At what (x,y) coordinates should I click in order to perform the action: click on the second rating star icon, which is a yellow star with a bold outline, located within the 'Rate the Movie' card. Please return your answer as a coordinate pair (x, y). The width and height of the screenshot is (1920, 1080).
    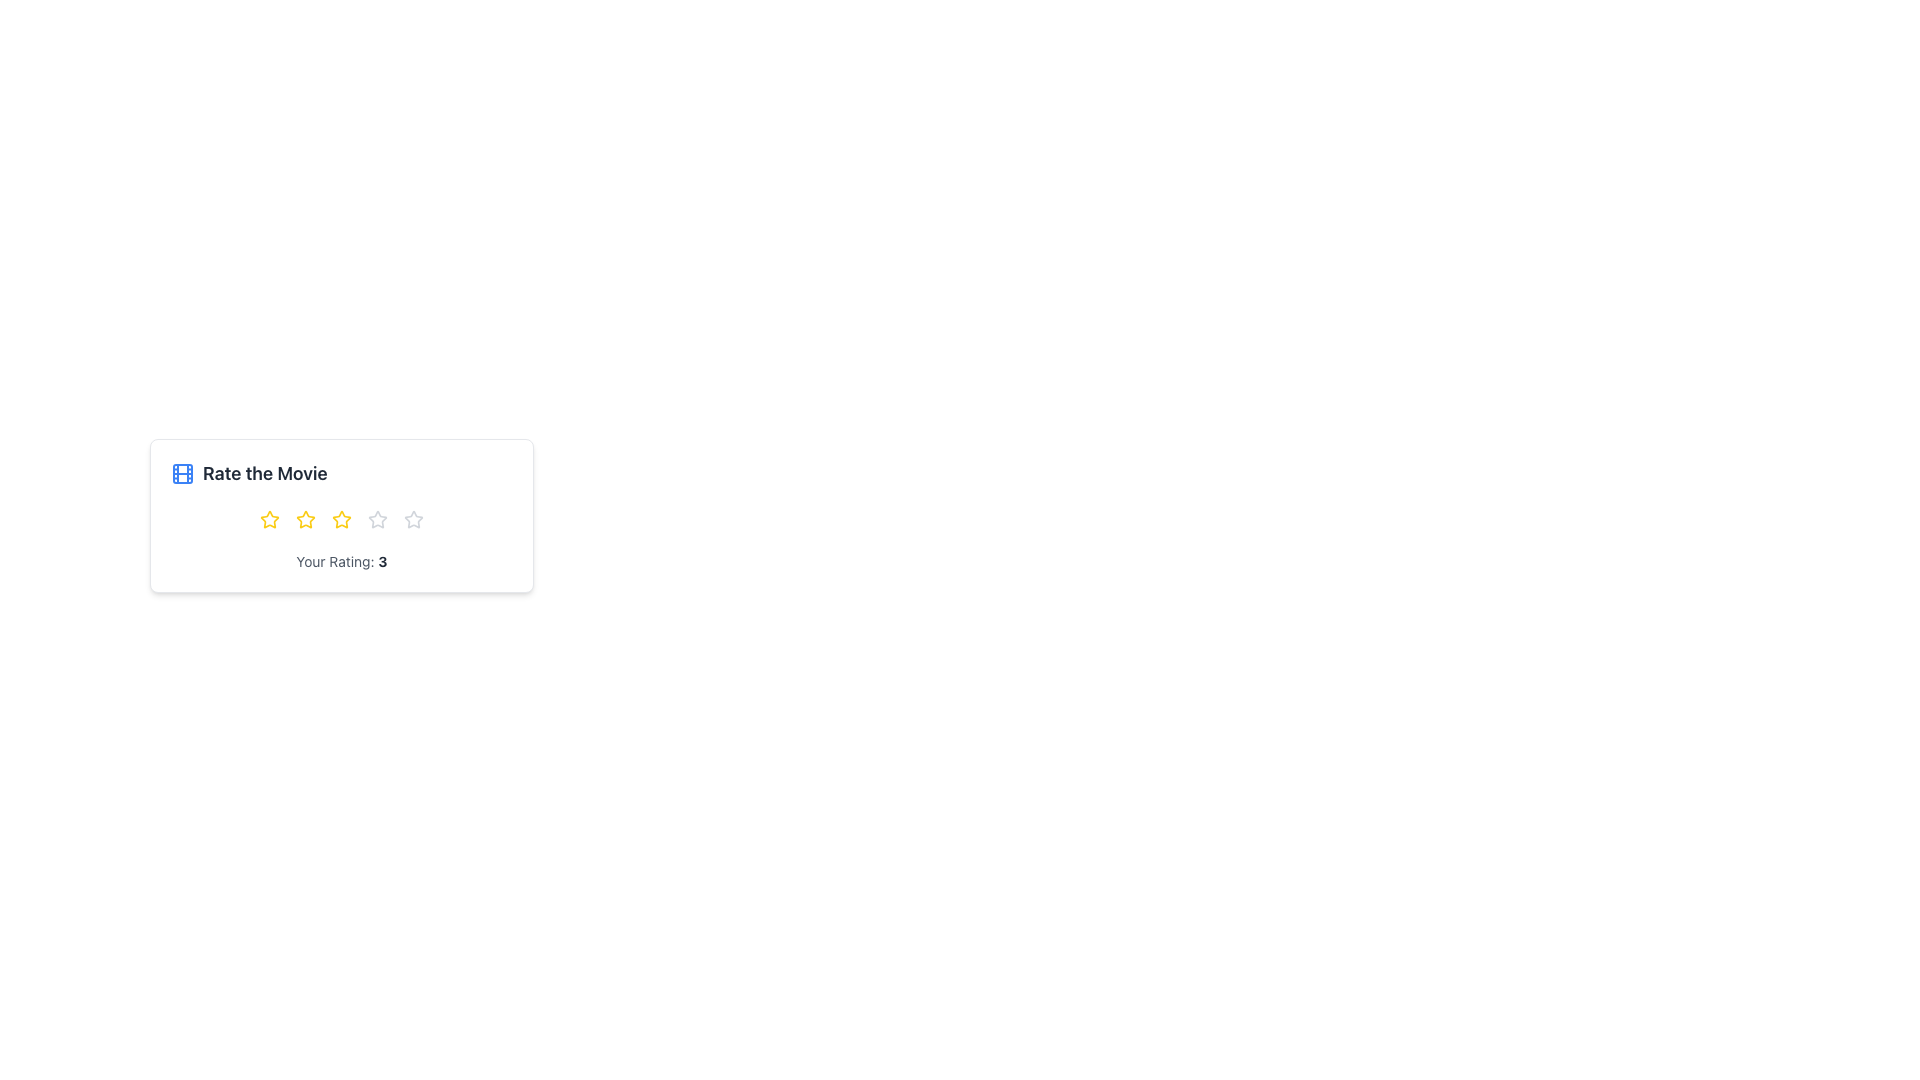
    Looking at the image, I should click on (268, 519).